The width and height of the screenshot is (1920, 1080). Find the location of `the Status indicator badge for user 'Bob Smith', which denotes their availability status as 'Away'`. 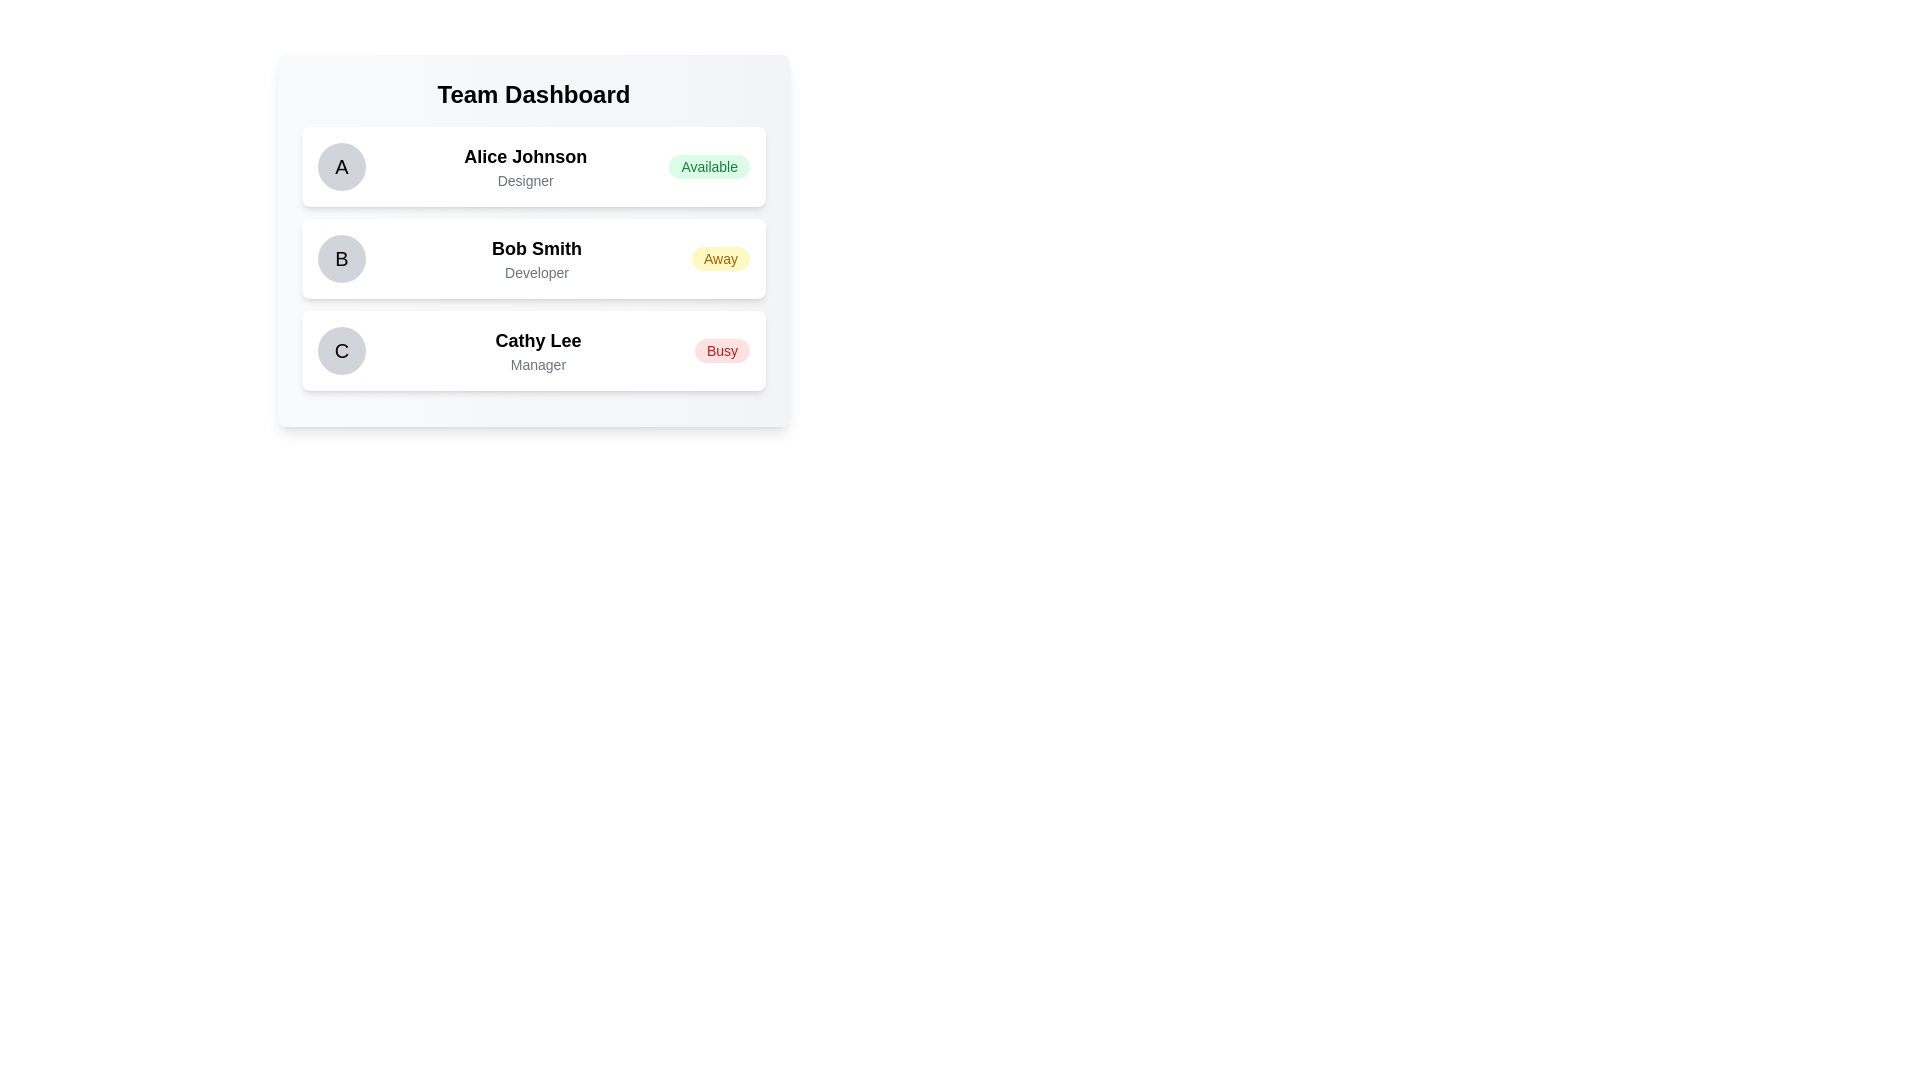

the Status indicator badge for user 'Bob Smith', which denotes their availability status as 'Away' is located at coordinates (720, 257).